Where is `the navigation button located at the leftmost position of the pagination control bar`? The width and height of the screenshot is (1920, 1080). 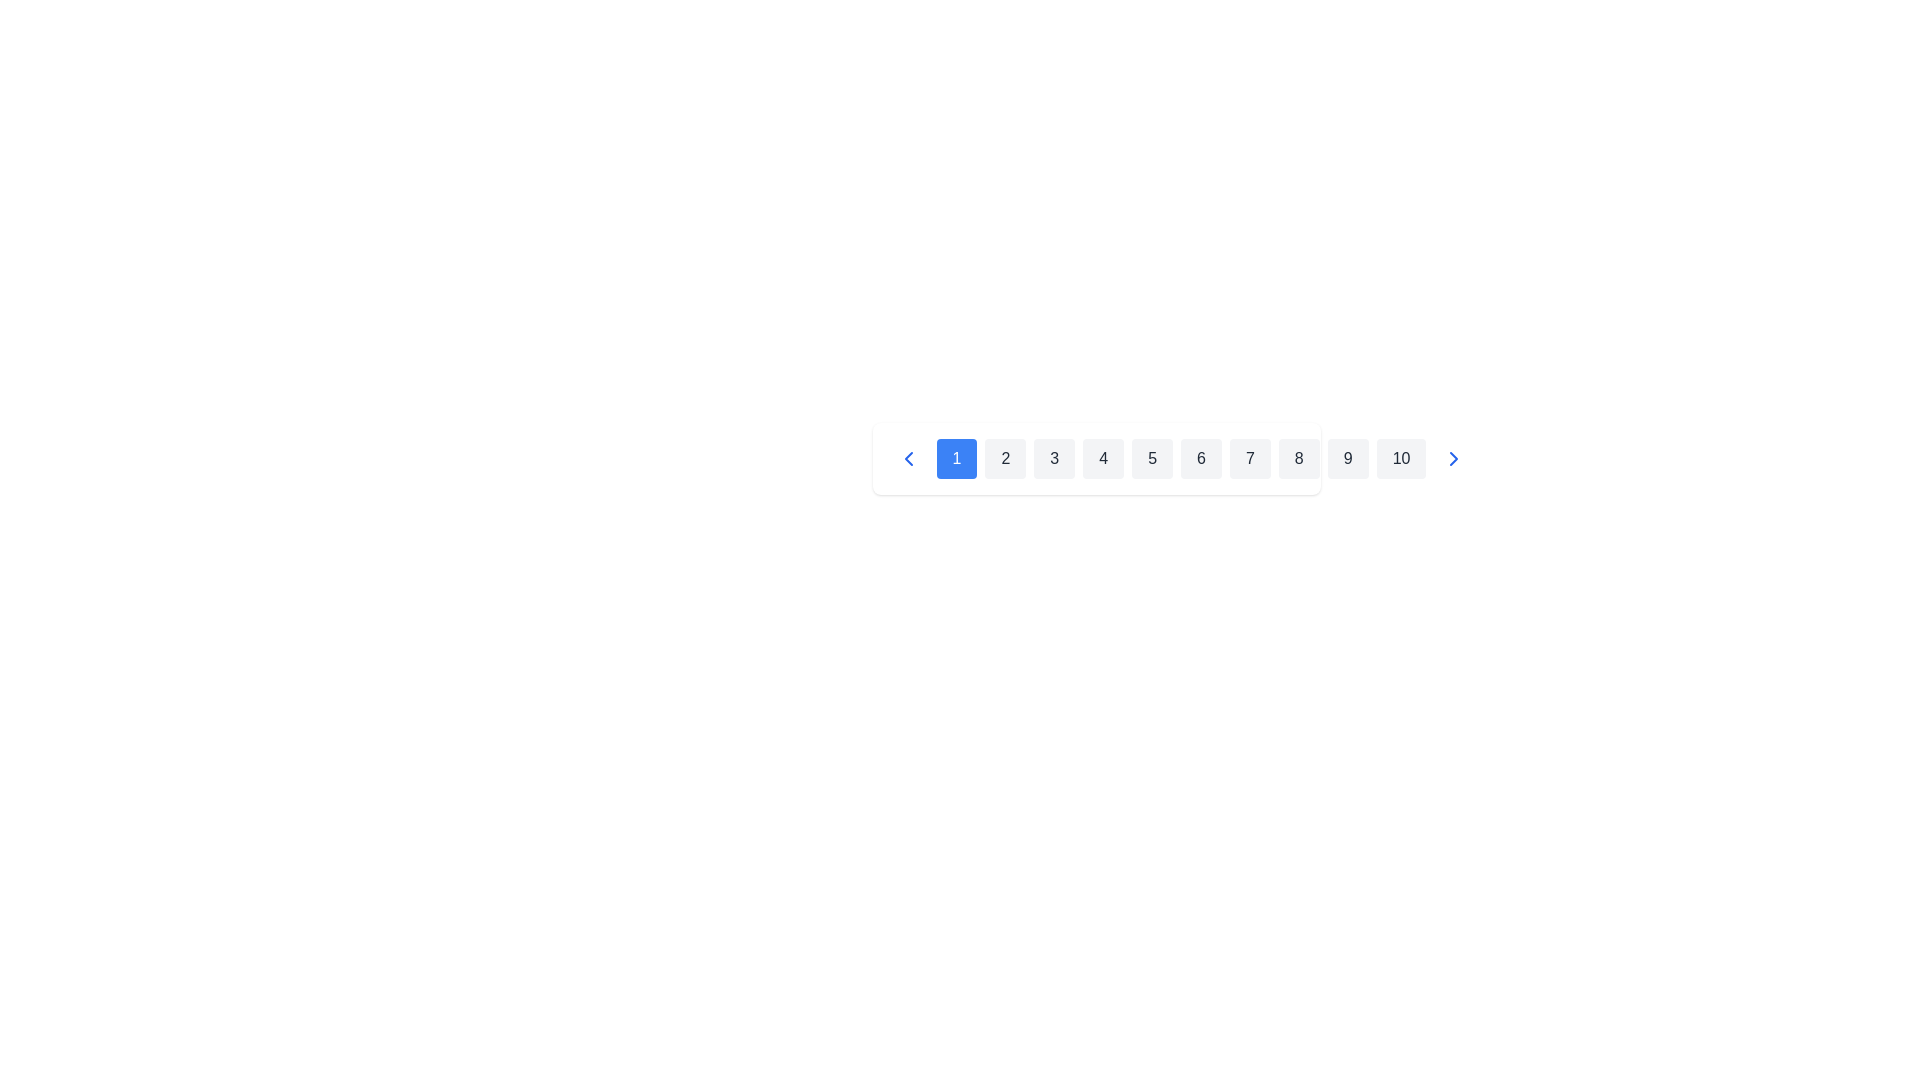
the navigation button located at the leftmost position of the pagination control bar is located at coordinates (907, 459).